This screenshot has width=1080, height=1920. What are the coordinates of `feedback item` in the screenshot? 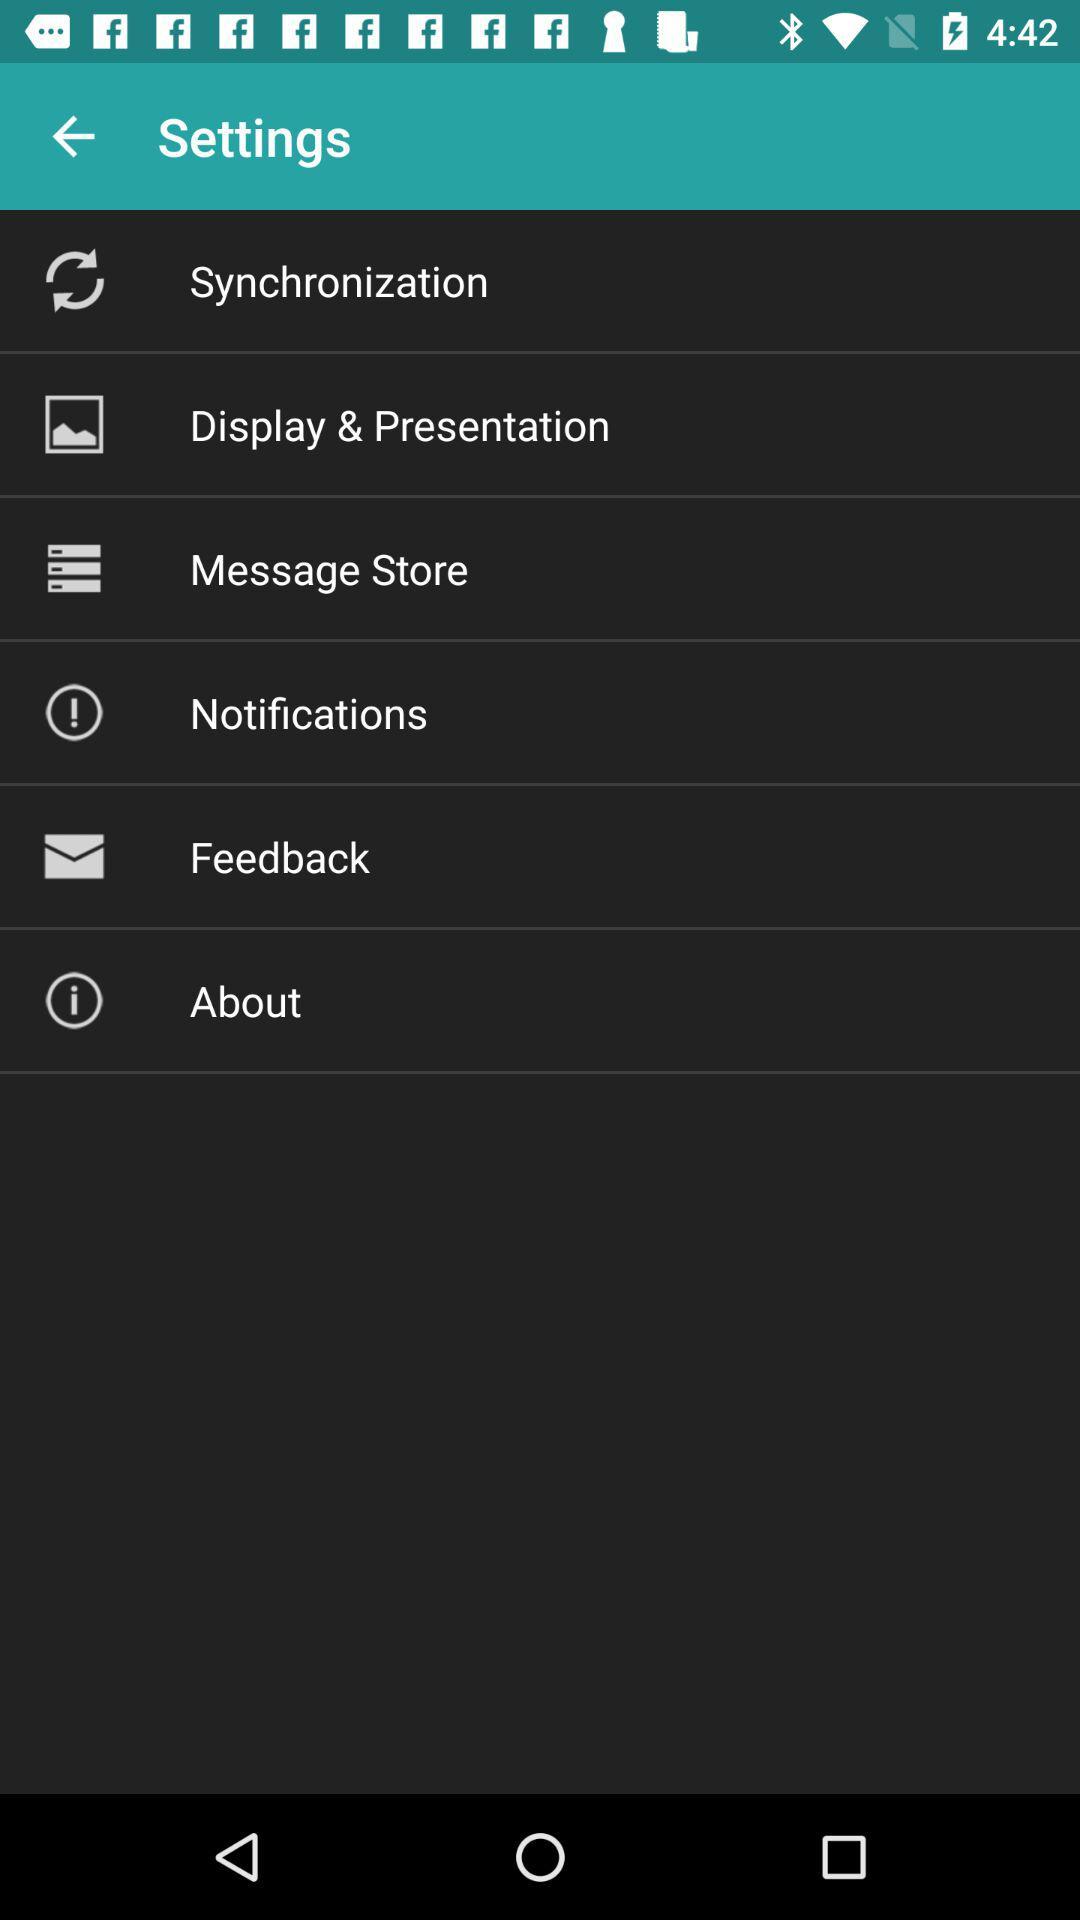 It's located at (279, 856).